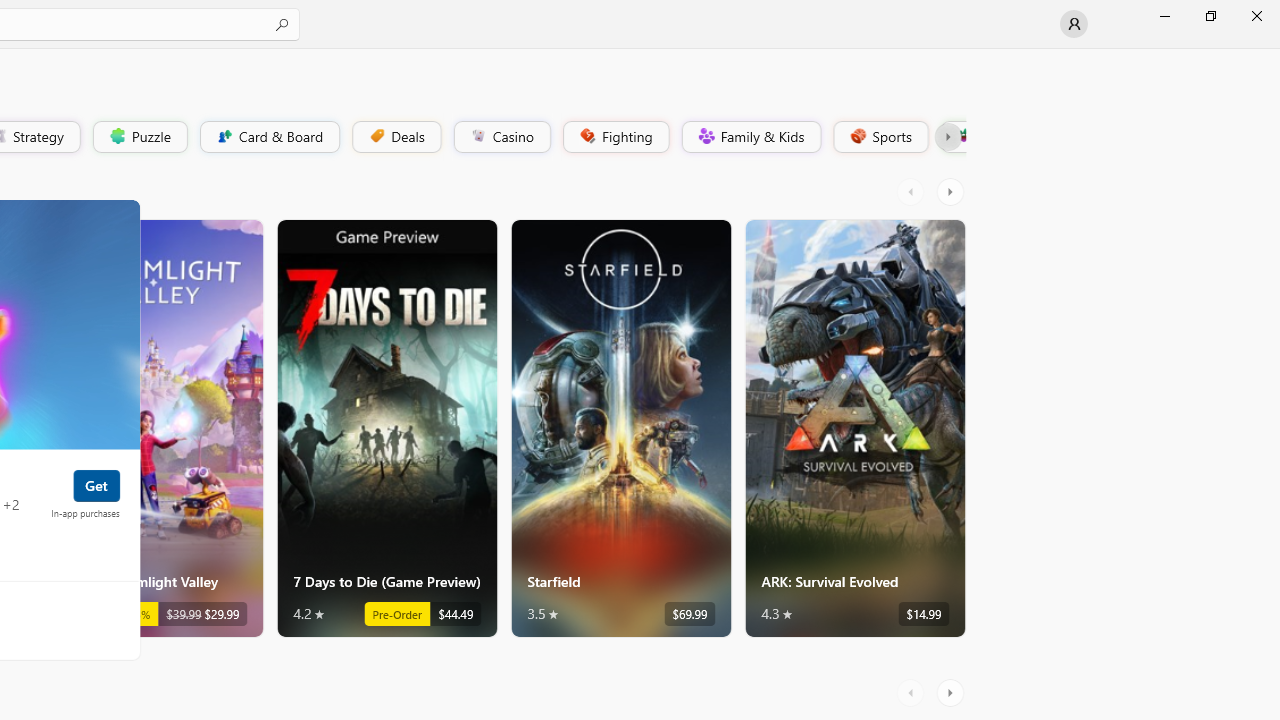 This screenshot has height=720, width=1280. Describe the element at coordinates (749, 135) in the screenshot. I see `'Family & Kids'` at that location.